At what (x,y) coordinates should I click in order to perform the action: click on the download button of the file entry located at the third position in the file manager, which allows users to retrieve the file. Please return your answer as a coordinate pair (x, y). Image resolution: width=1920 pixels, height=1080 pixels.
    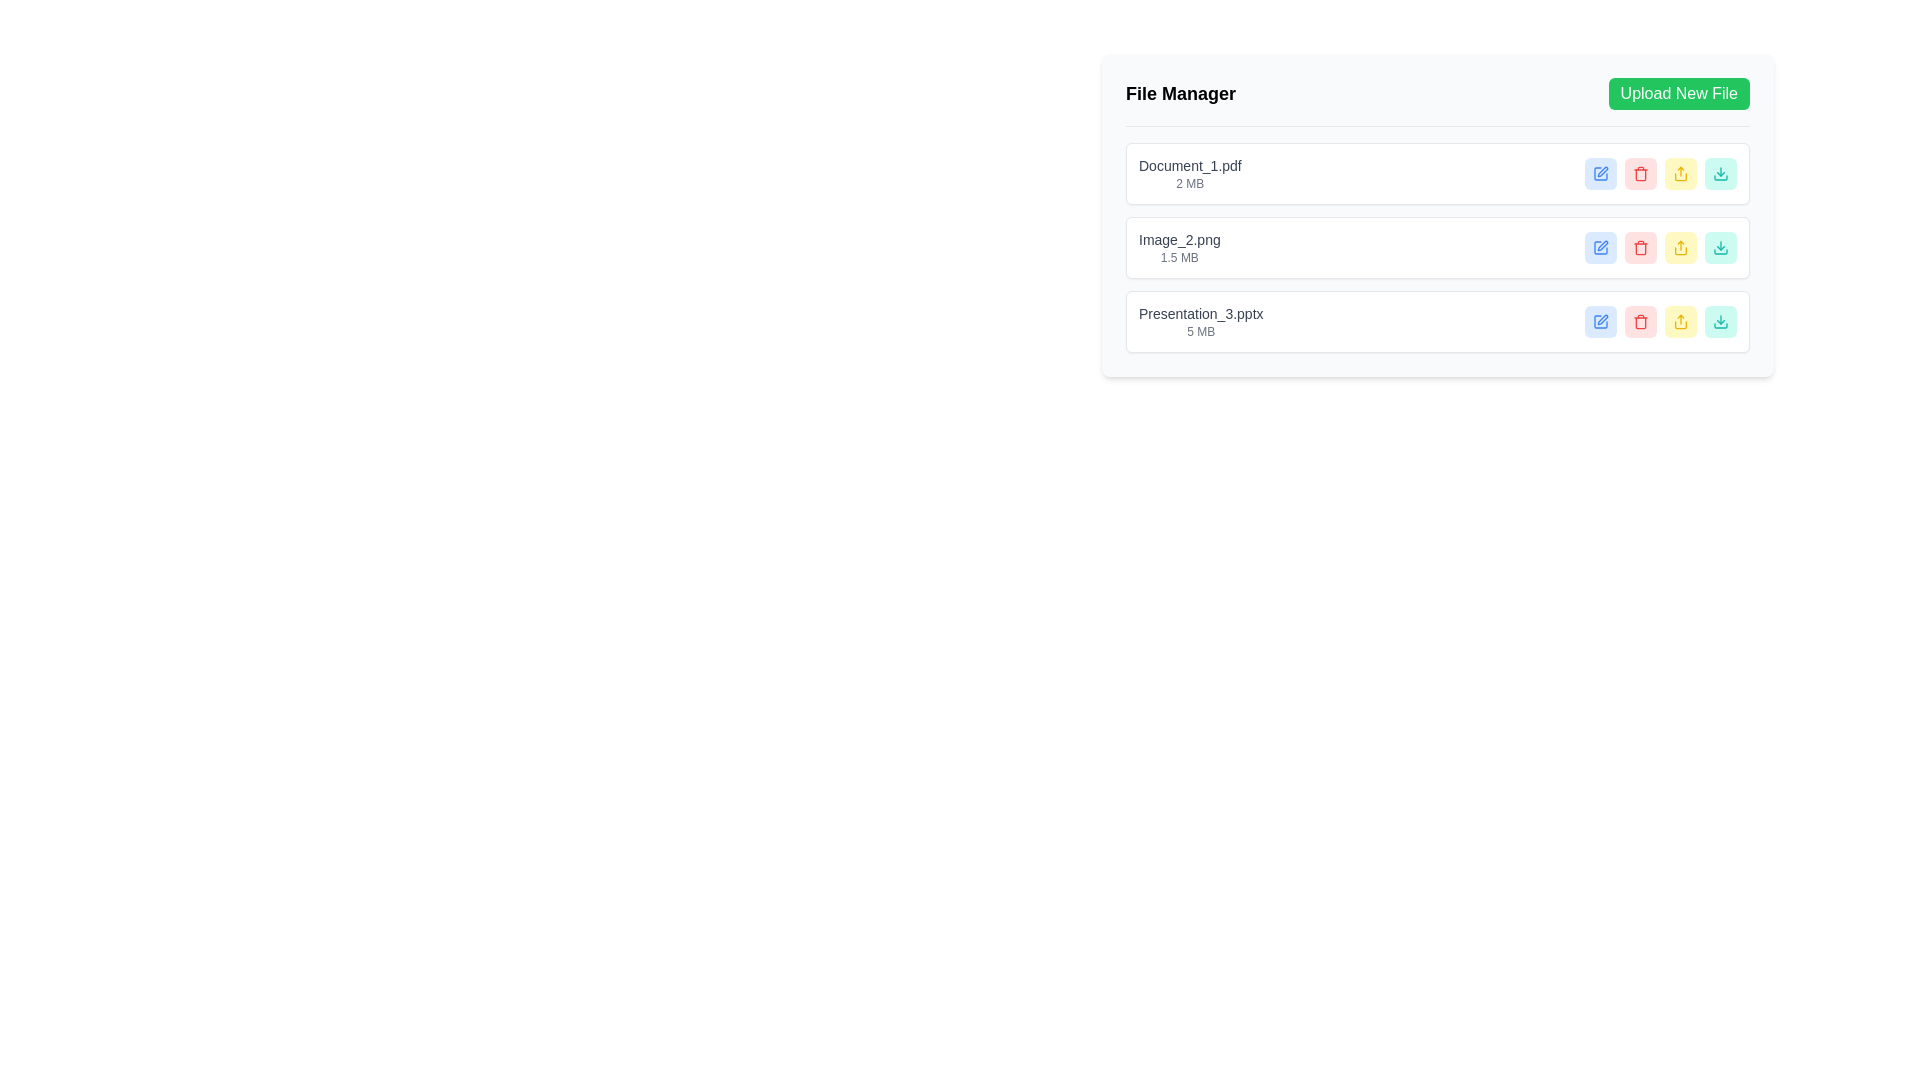
    Looking at the image, I should click on (1437, 320).